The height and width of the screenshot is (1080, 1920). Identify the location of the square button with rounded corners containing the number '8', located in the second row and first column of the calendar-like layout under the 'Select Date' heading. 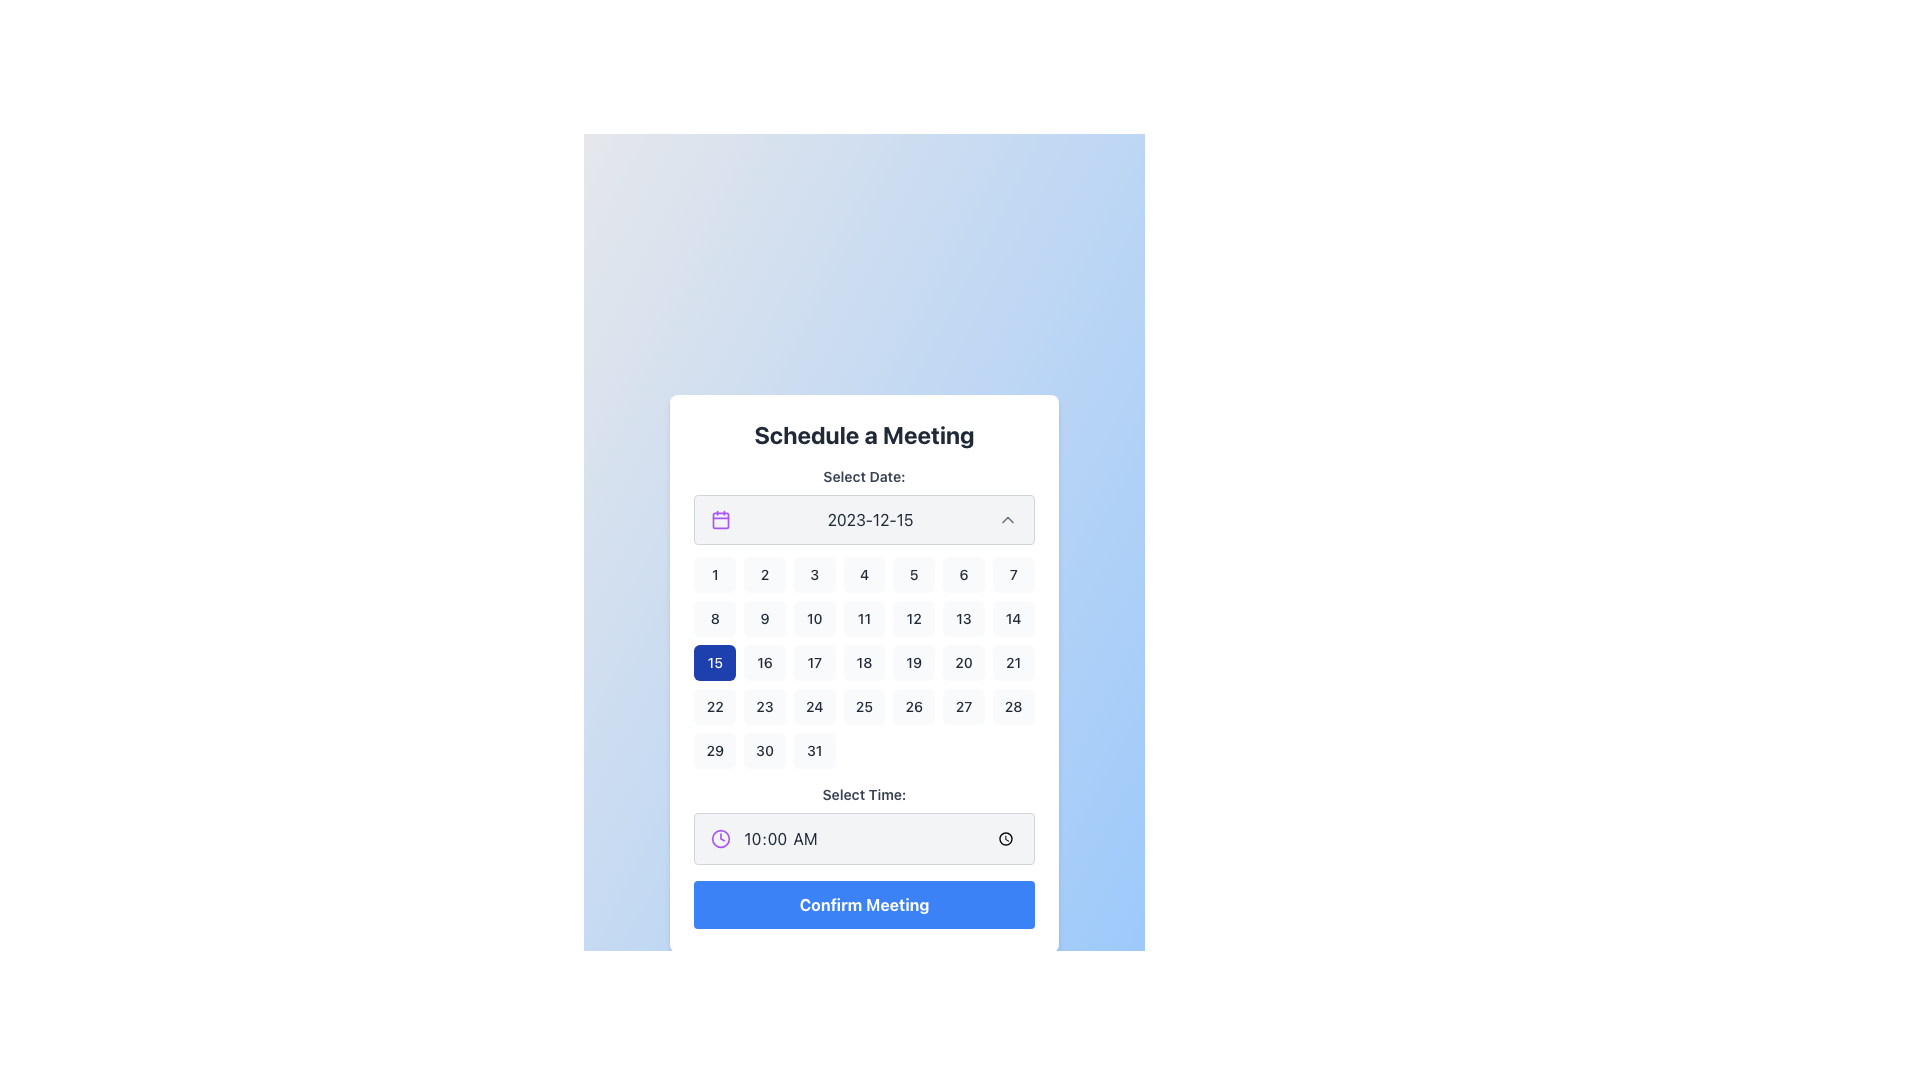
(715, 617).